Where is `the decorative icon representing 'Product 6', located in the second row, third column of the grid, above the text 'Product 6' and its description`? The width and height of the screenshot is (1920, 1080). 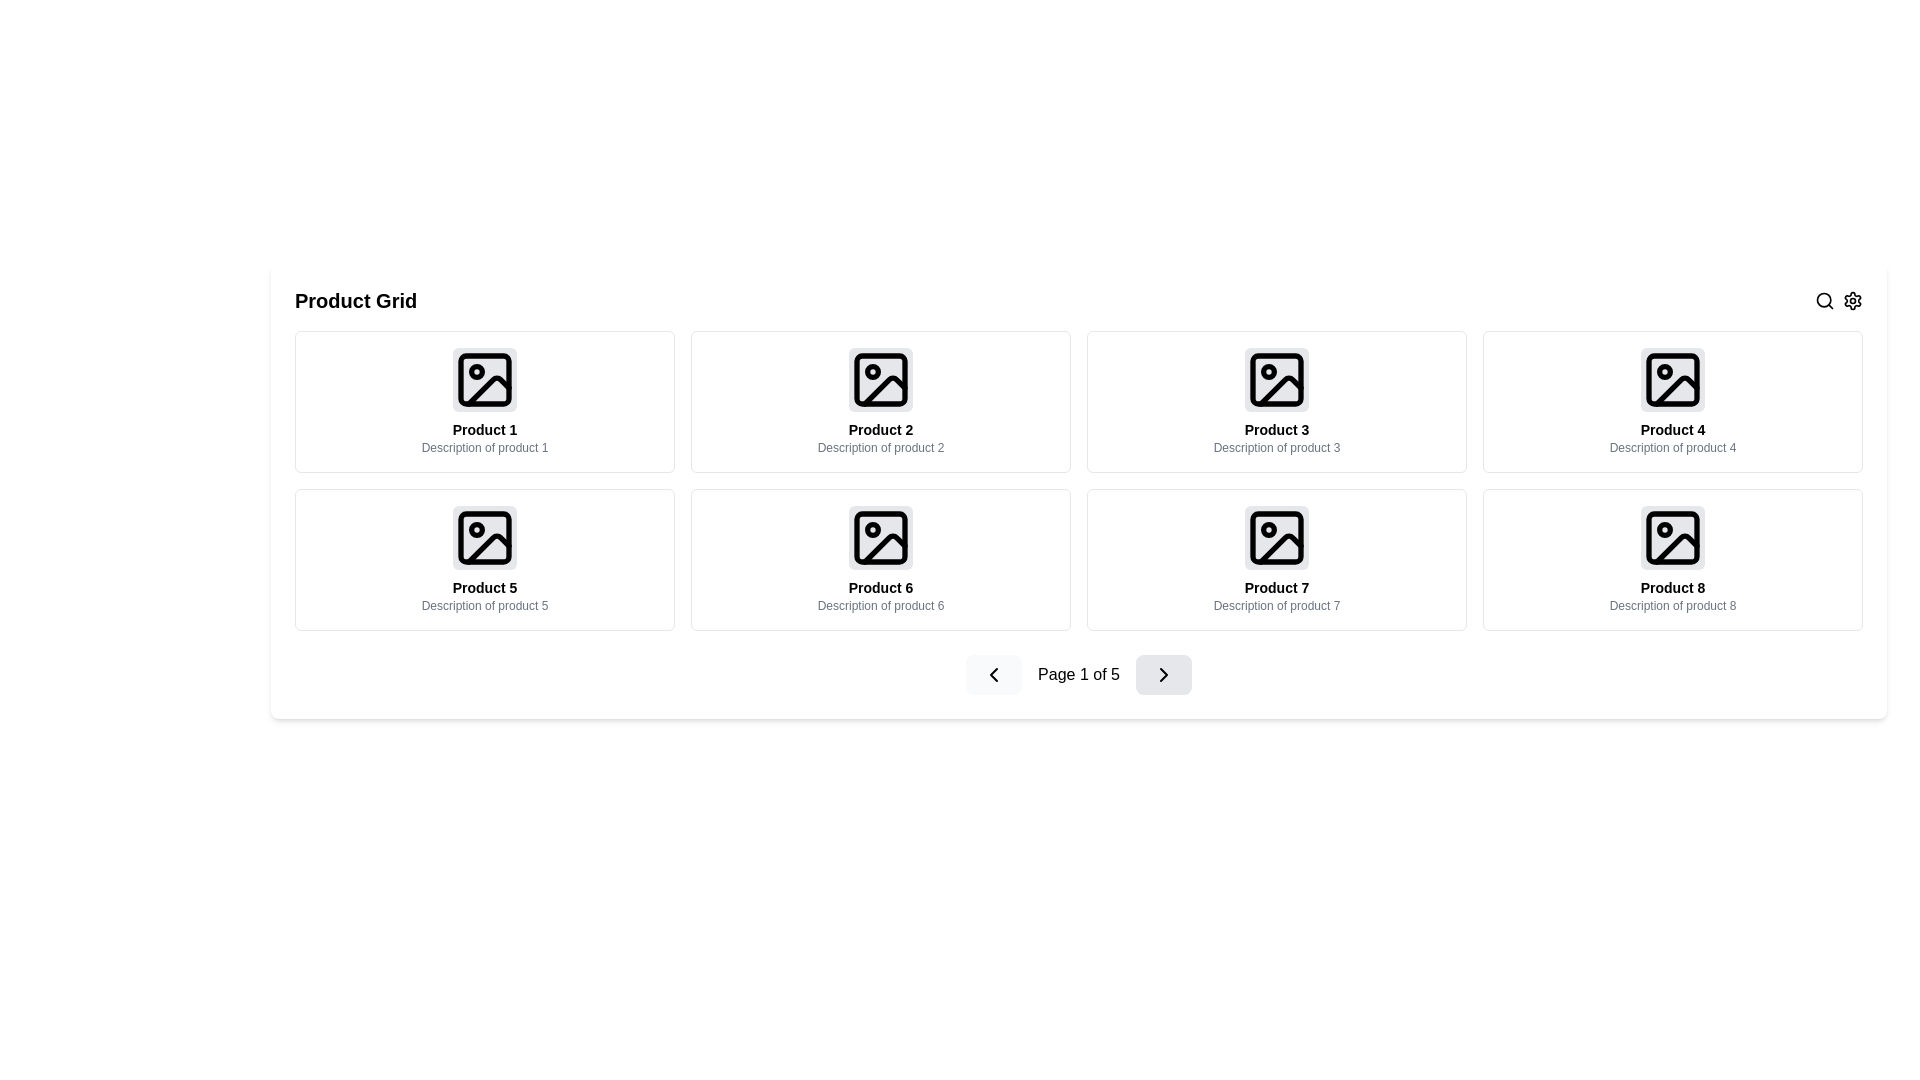
the decorative icon representing 'Product 6', located in the second row, third column of the grid, above the text 'Product 6' and its description is located at coordinates (880, 536).